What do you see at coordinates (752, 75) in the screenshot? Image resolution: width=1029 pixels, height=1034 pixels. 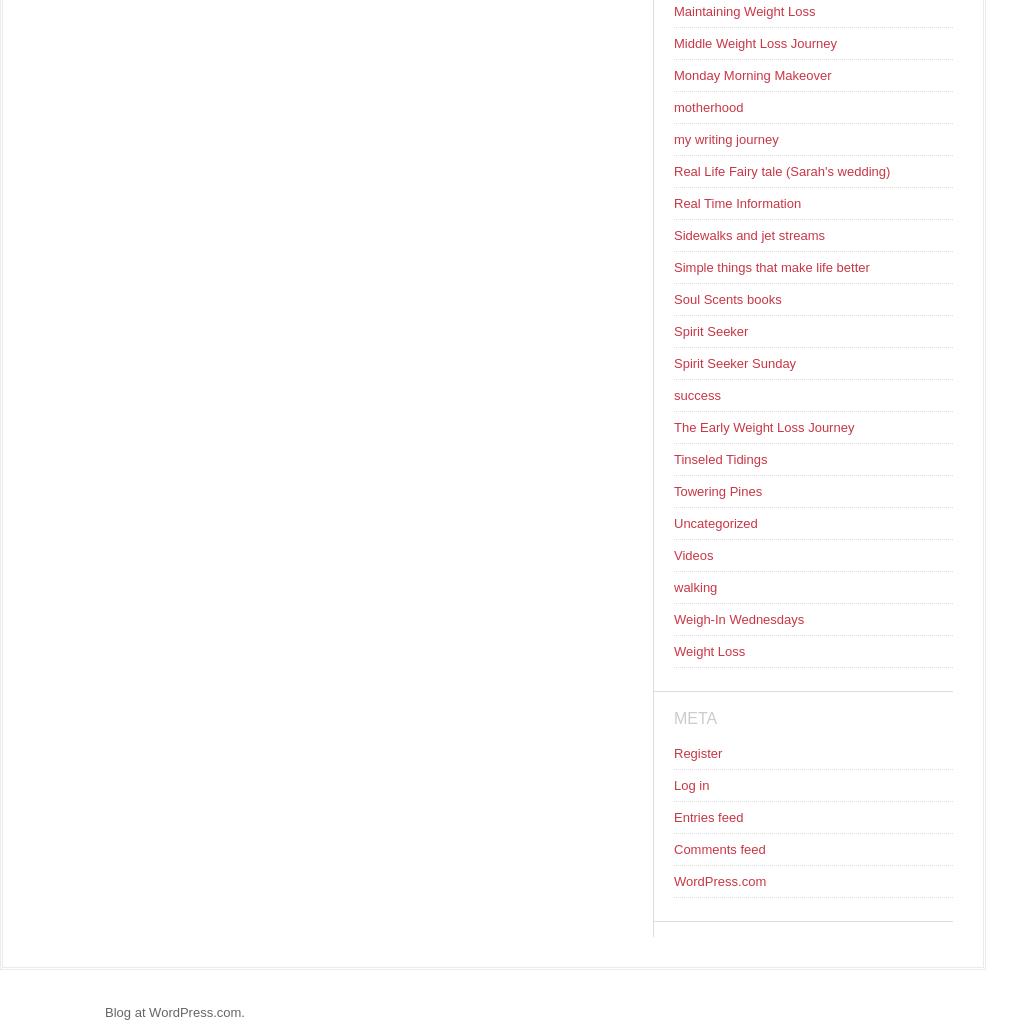 I see `'Monday Morning Makeover'` at bounding box center [752, 75].